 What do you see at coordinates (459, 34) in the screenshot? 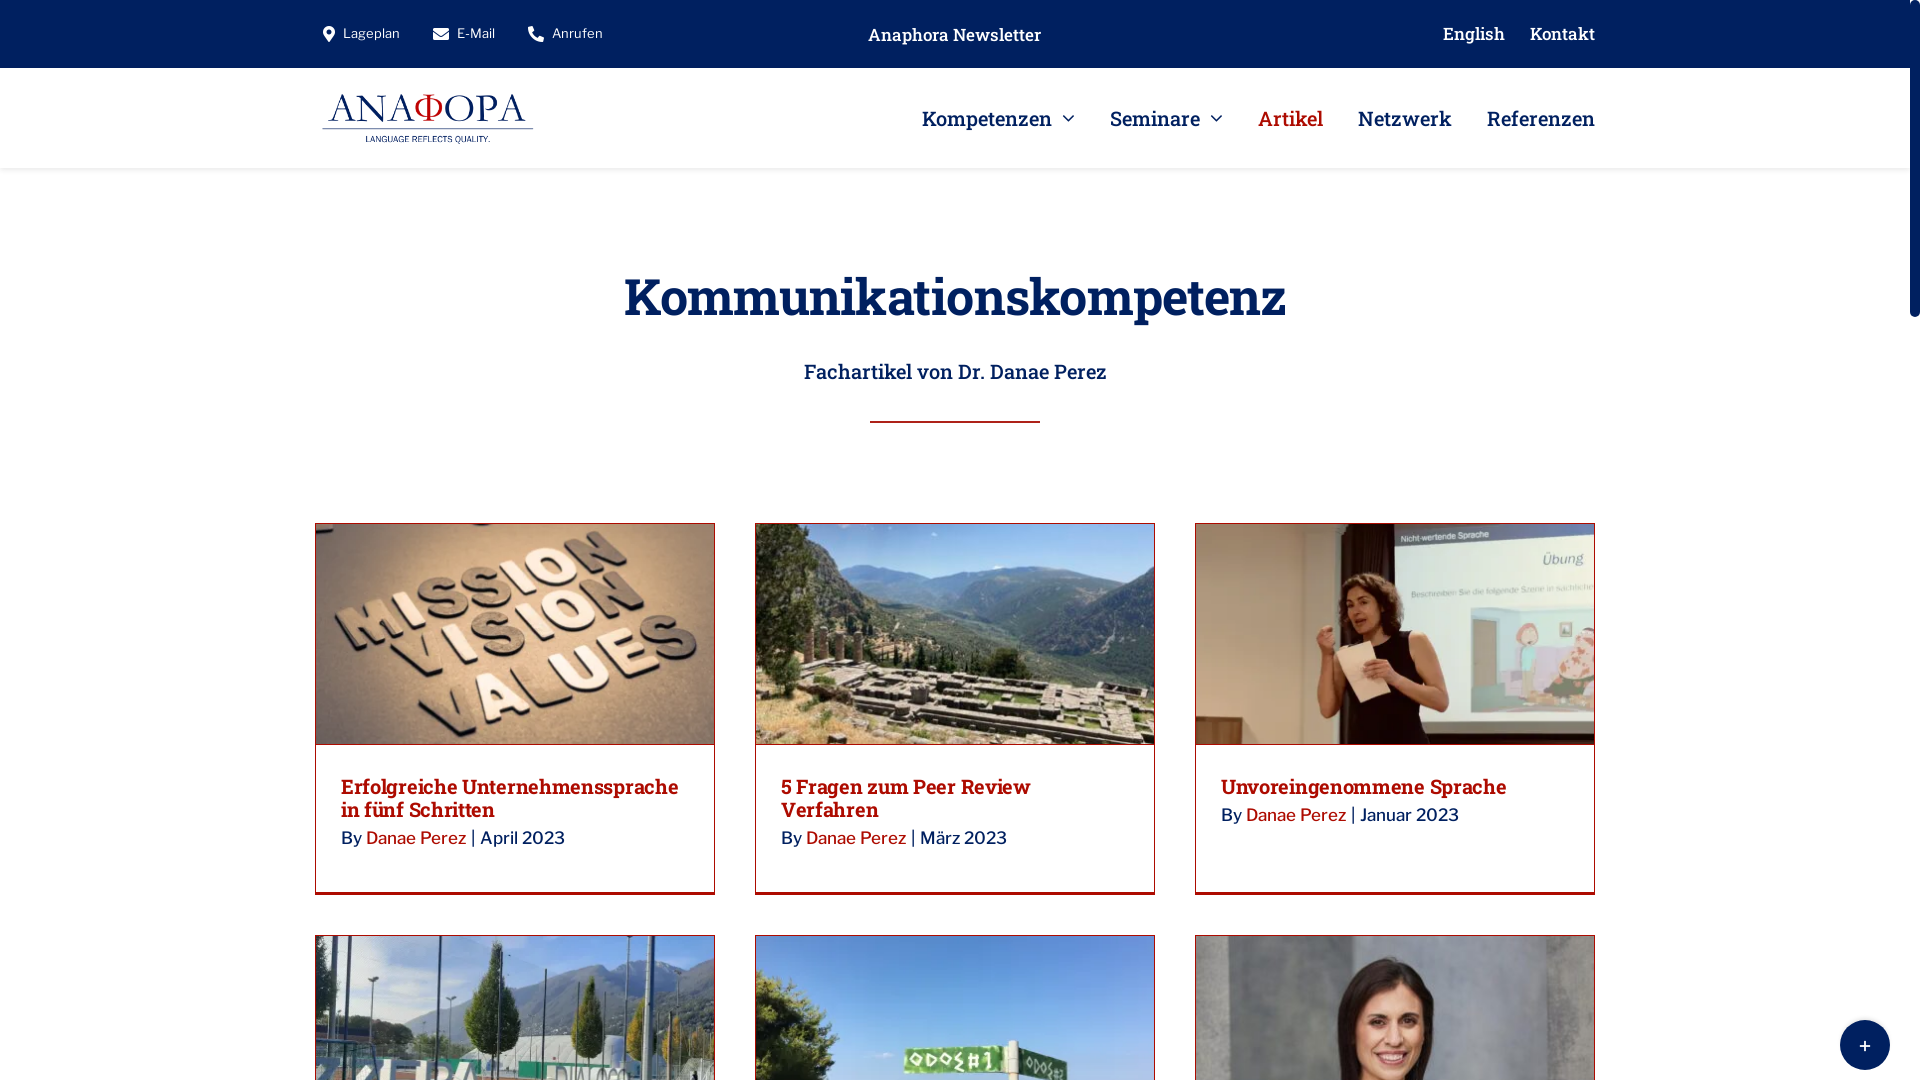
I see `'E-Mail'` at bounding box center [459, 34].